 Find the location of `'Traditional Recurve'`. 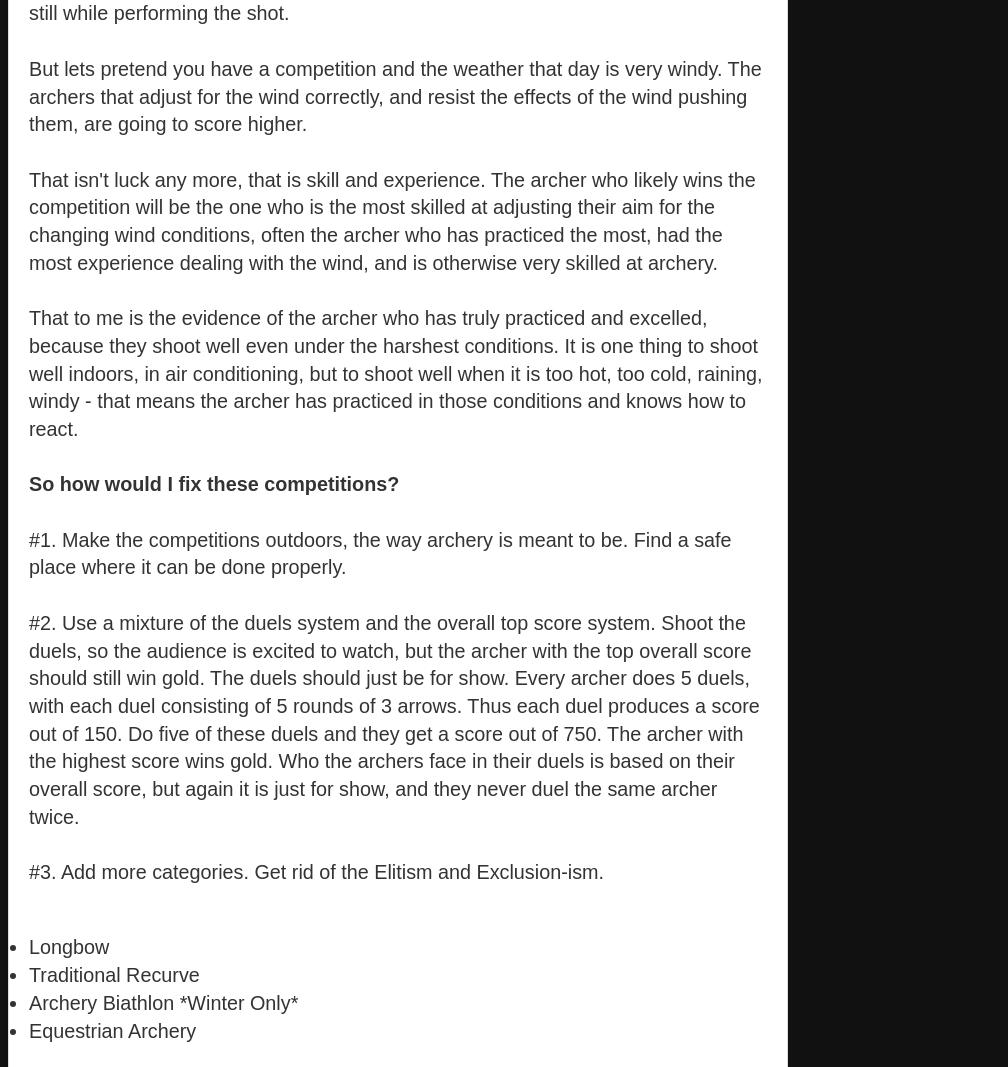

'Traditional Recurve' is located at coordinates (114, 975).